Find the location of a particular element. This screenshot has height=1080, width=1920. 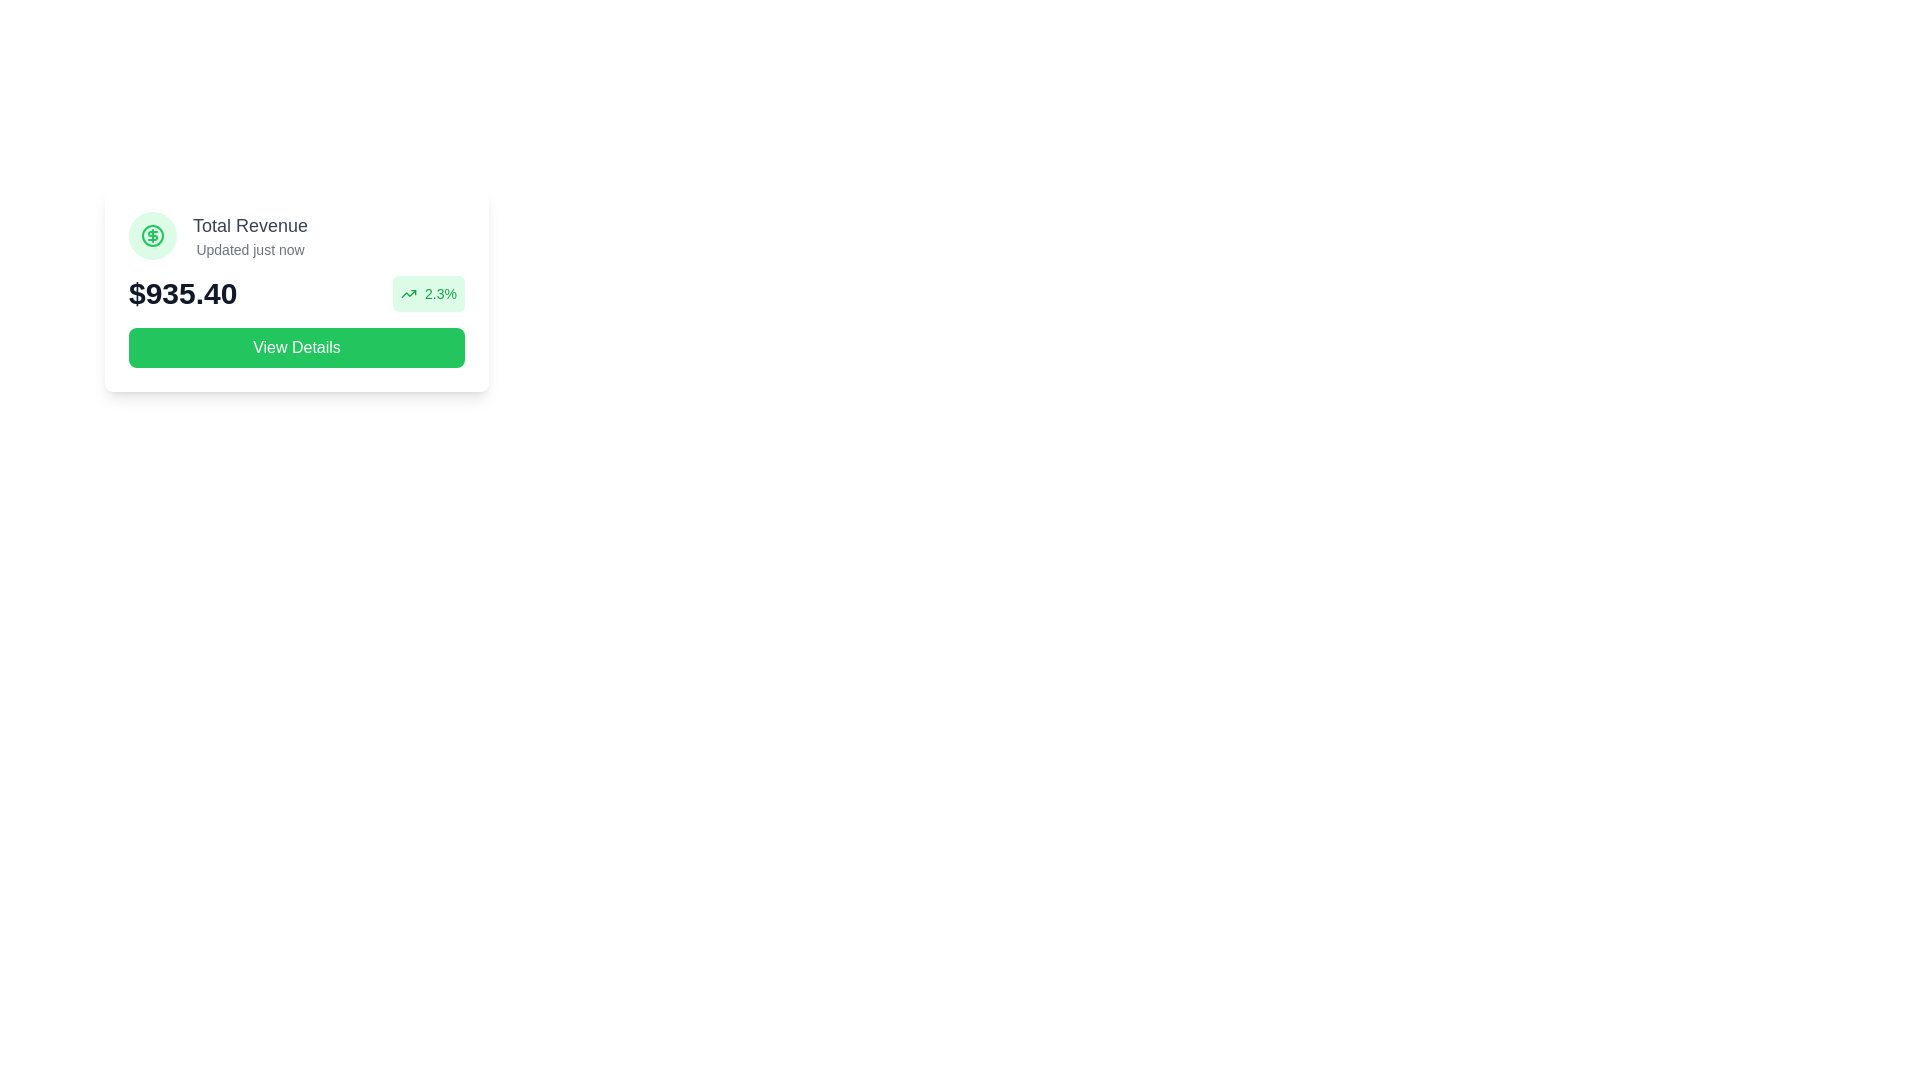

the circular icon with a green background and dollar sign ($) symbol, located to the left of the 'Total Revenue' text in the 'Total Revenue Updated just now' section is located at coordinates (152, 234).